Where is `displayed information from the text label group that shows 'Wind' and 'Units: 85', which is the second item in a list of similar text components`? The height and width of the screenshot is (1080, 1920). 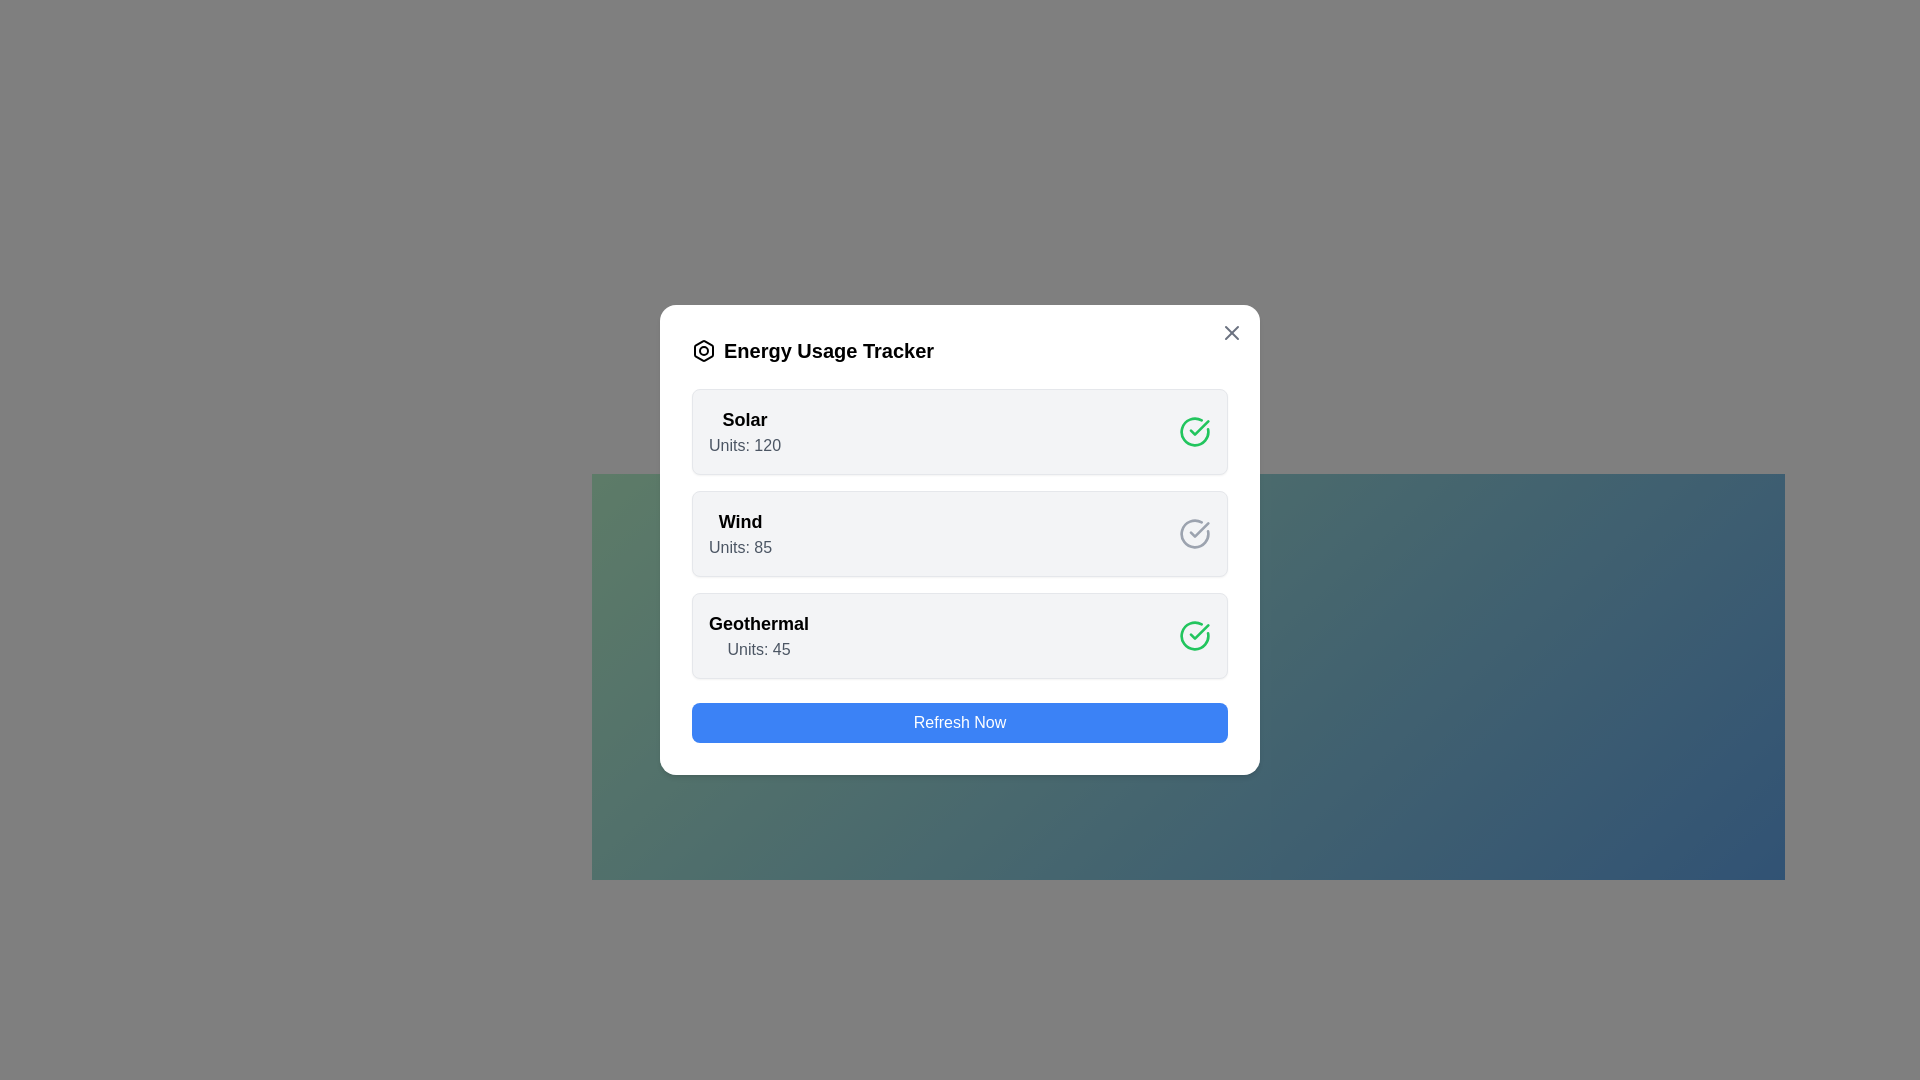
displayed information from the text label group that shows 'Wind' and 'Units: 85', which is the second item in a list of similar text components is located at coordinates (739, 532).